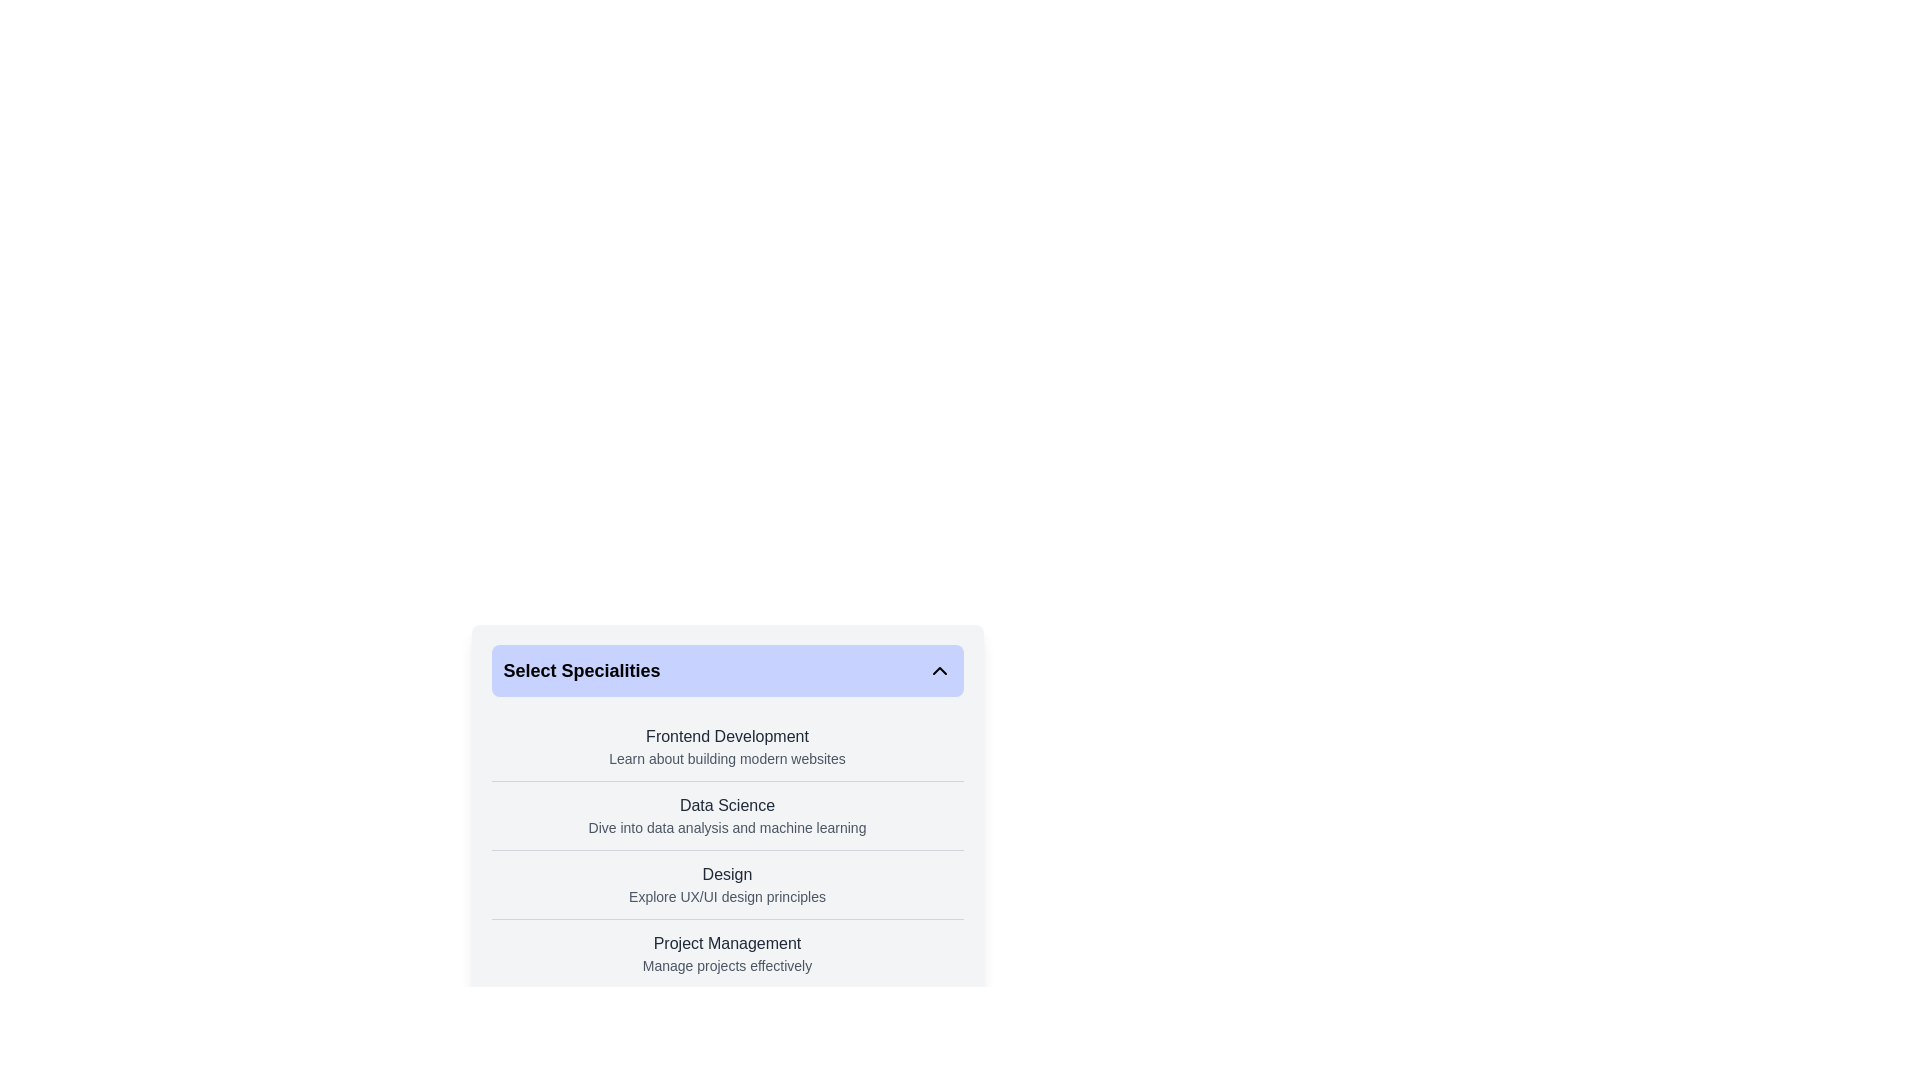 The height and width of the screenshot is (1080, 1920). What do you see at coordinates (581, 671) in the screenshot?
I see `the label that indicates the purpose of the dropdown or selection box for specialities, which is located on the left side of a purple bar, with a downward-pointing chevron icon to its right` at bounding box center [581, 671].